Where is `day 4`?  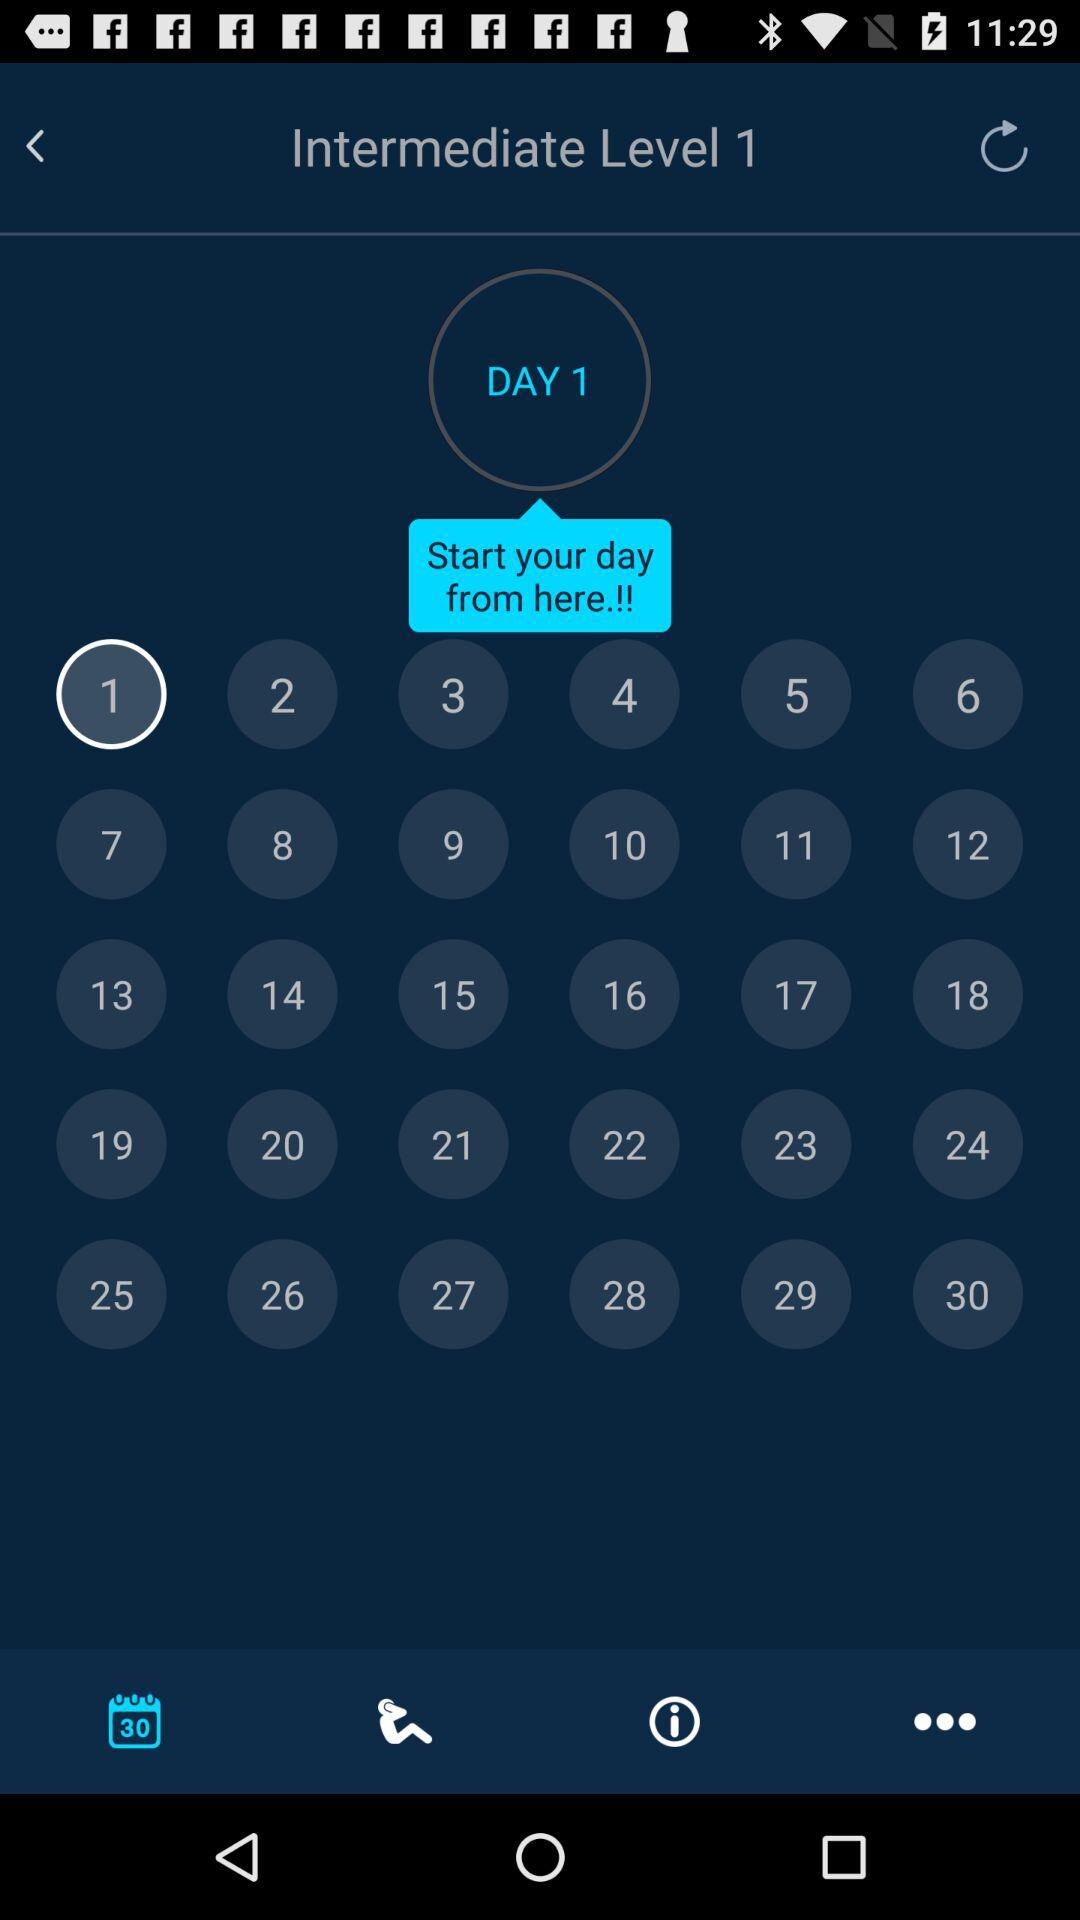 day 4 is located at coordinates (623, 694).